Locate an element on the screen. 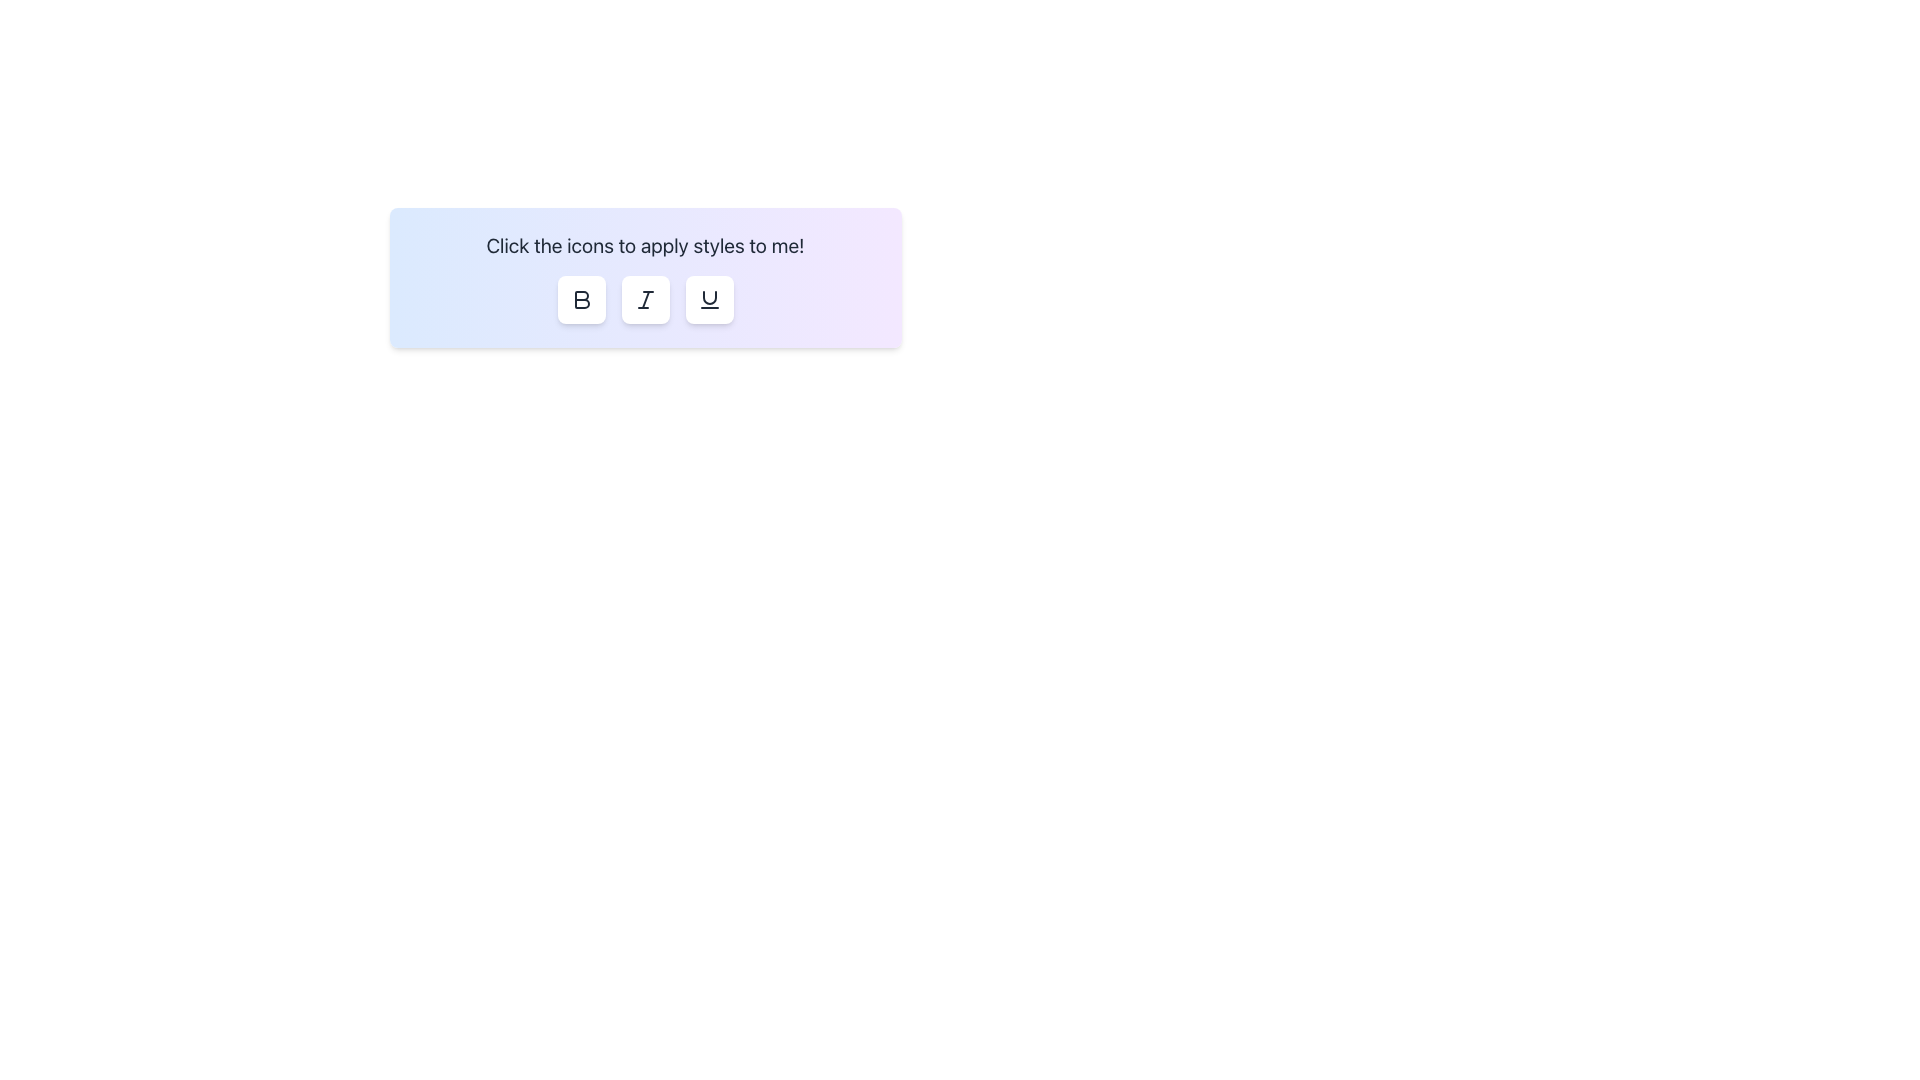 Image resolution: width=1920 pixels, height=1080 pixels. the vector graphic representing a curved line segment, which is positioned between an italicized 'I' icon and a button labeled 'U' is located at coordinates (709, 297).